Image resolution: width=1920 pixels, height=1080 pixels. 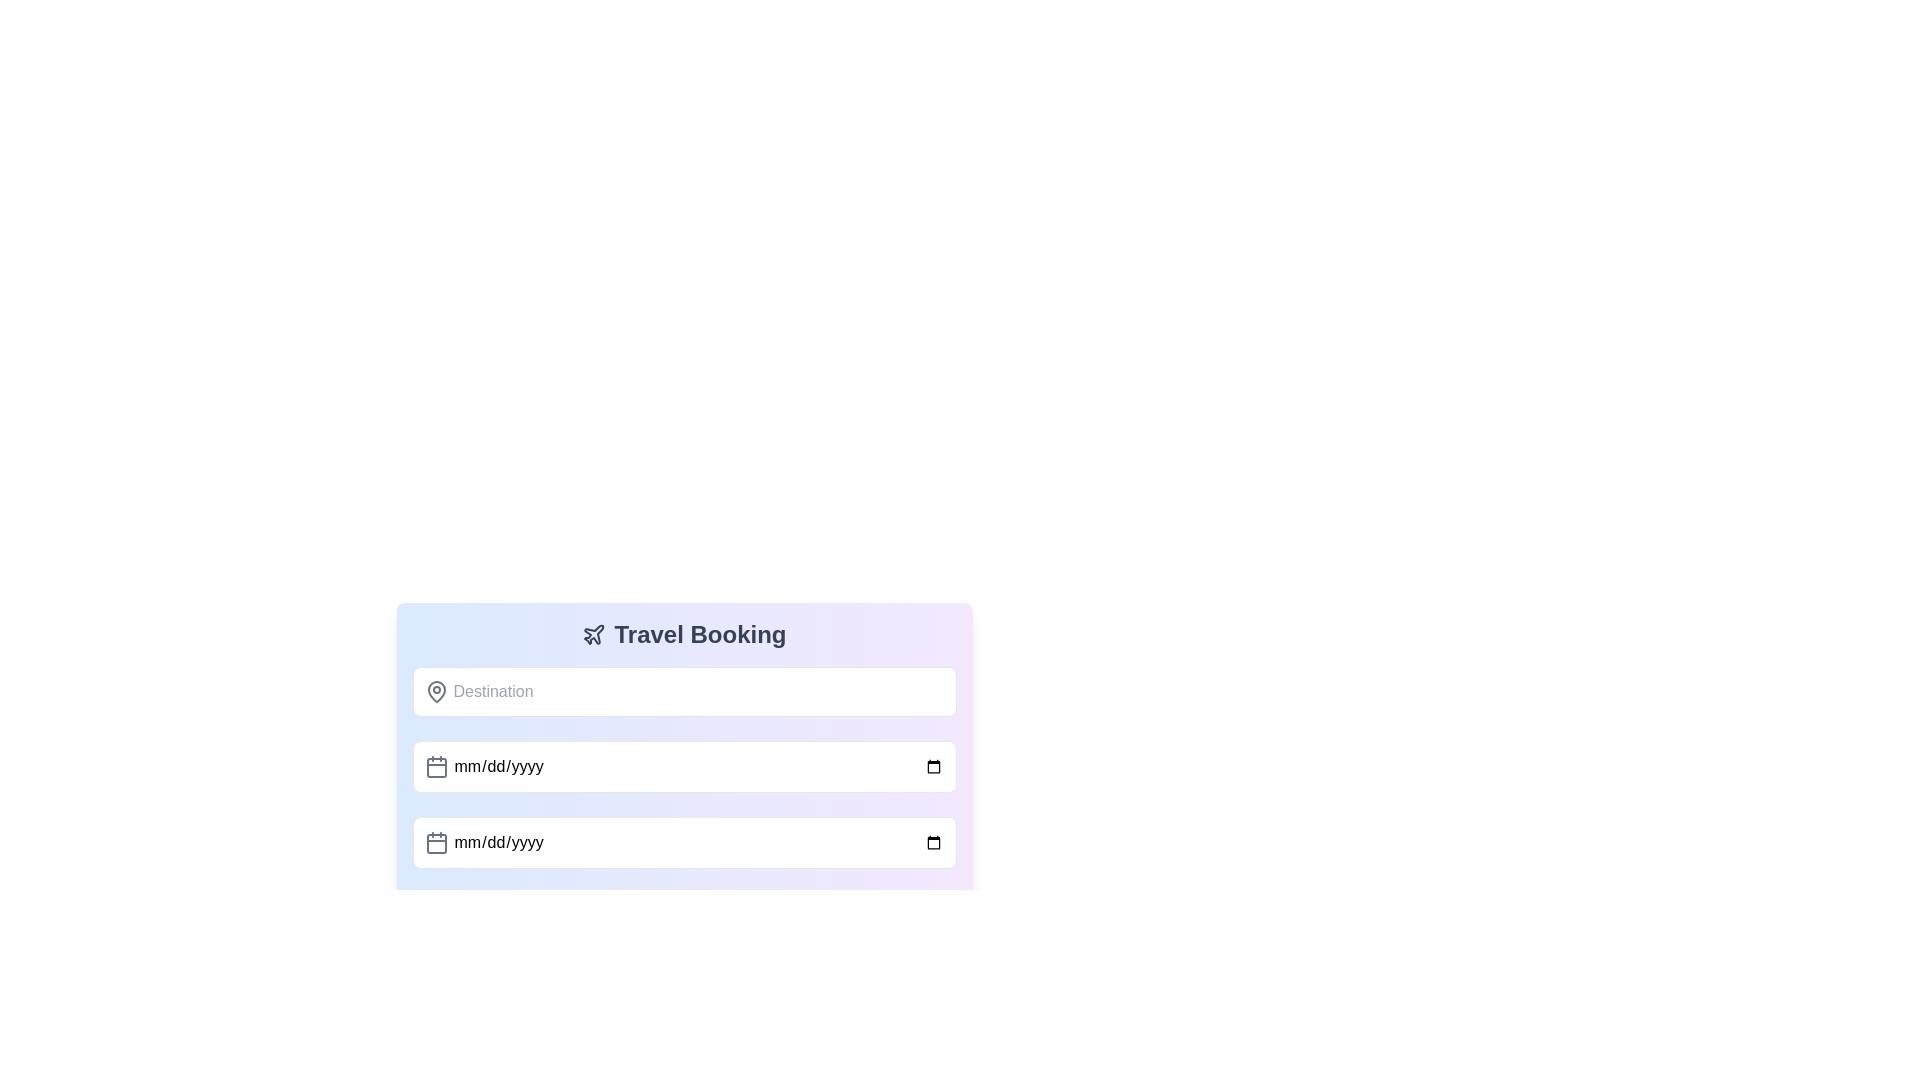 What do you see at coordinates (684, 734) in the screenshot?
I see `a date from the date picker located in the Form Section for booking user information` at bounding box center [684, 734].